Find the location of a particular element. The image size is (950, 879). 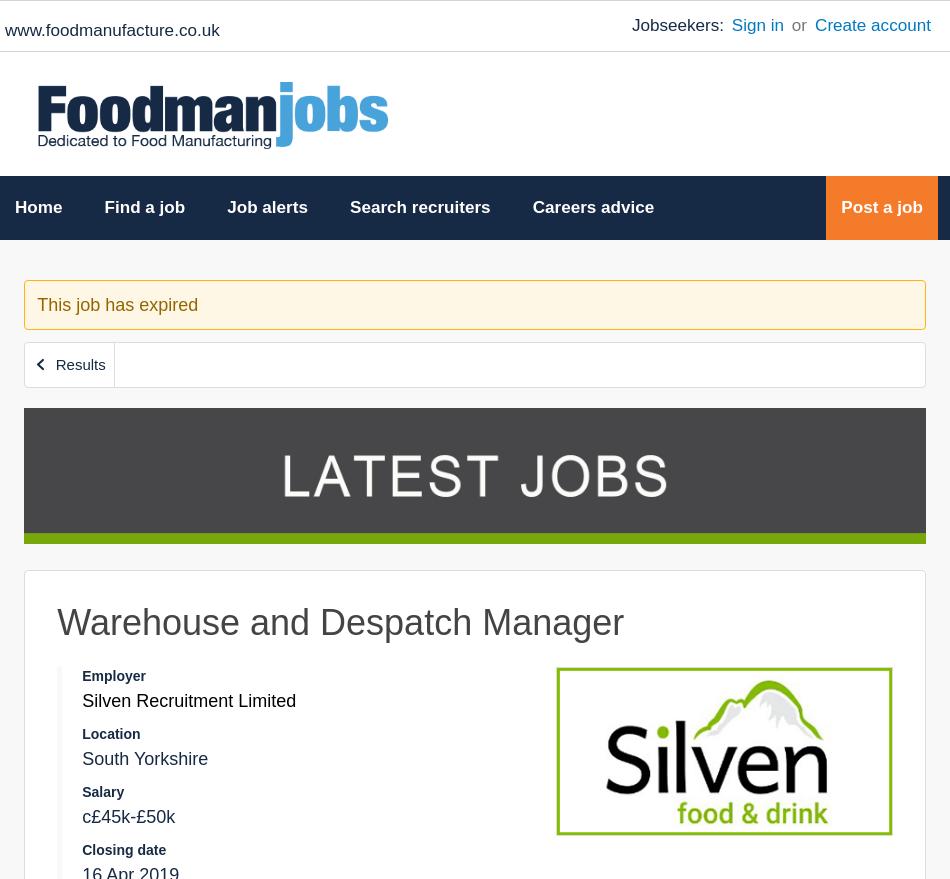

'Location' is located at coordinates (110, 732).